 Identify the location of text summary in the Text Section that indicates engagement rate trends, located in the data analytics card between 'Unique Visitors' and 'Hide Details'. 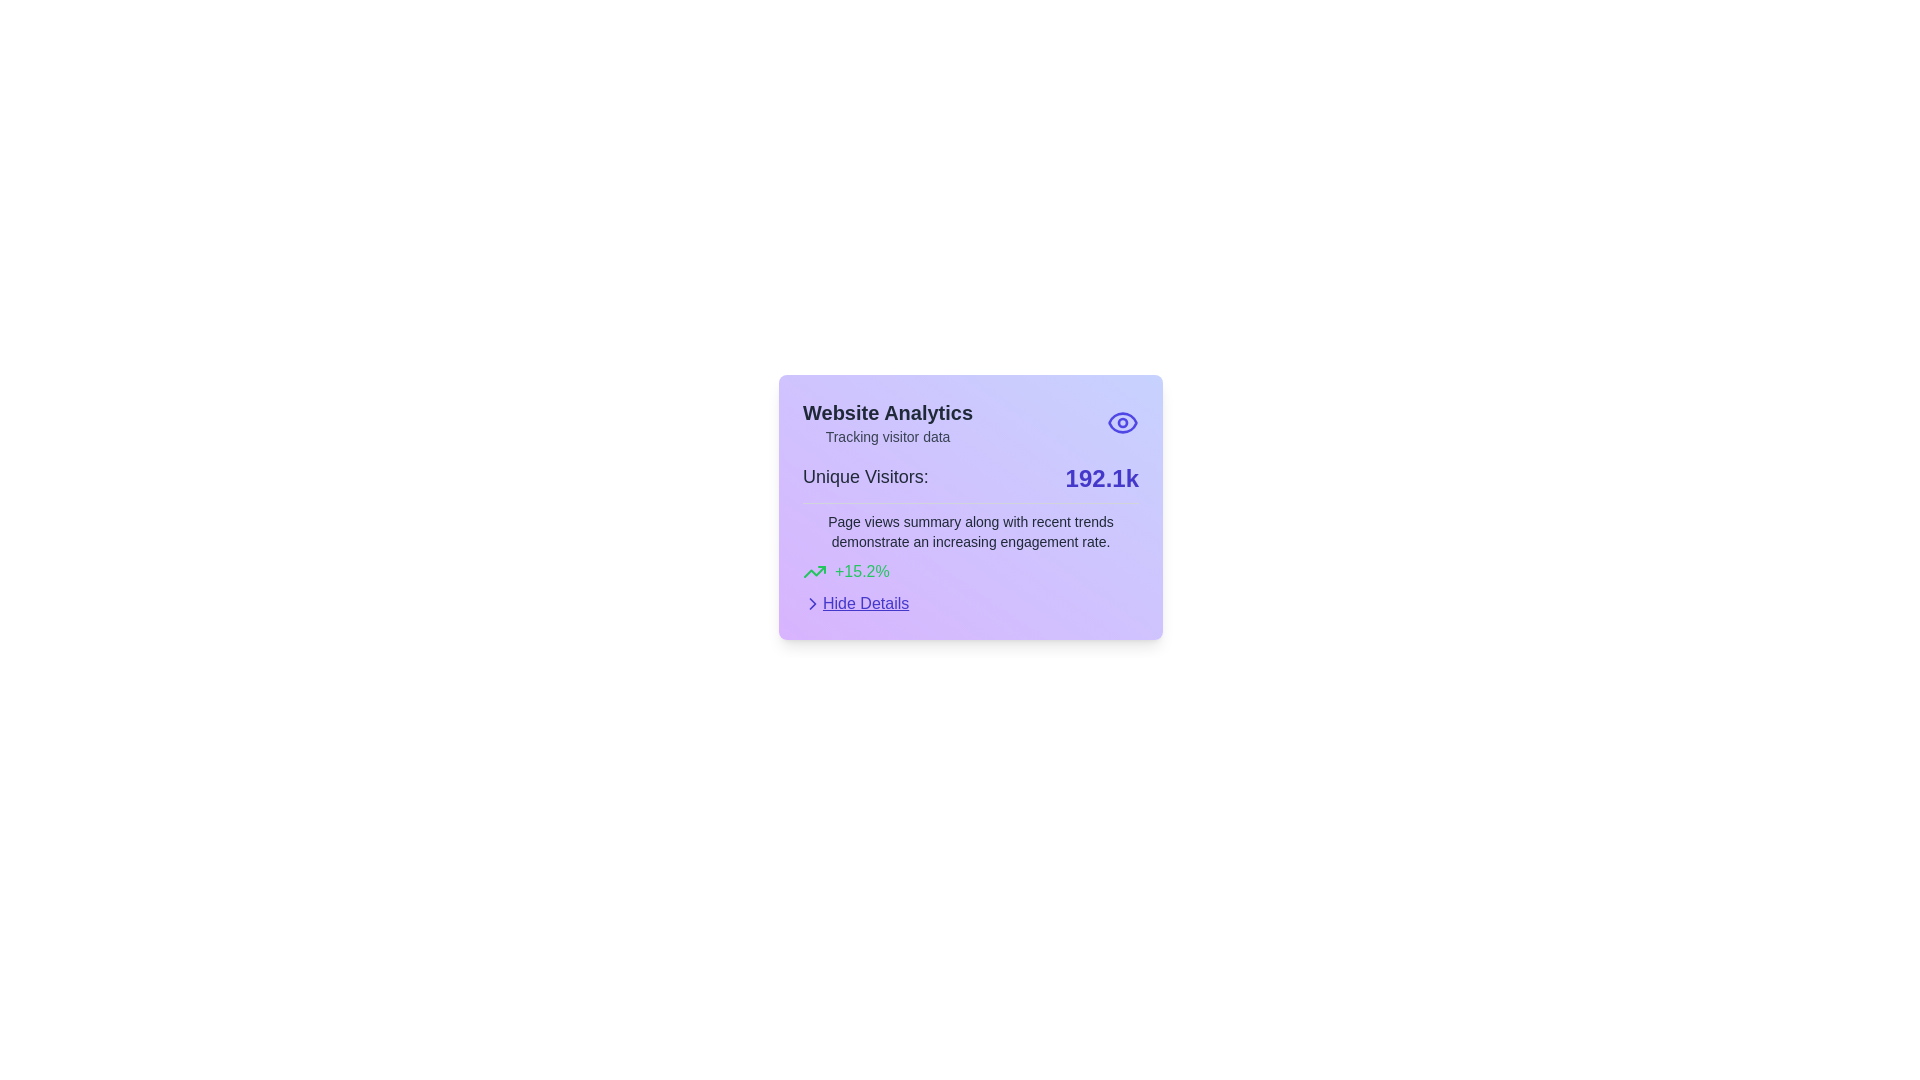
(970, 543).